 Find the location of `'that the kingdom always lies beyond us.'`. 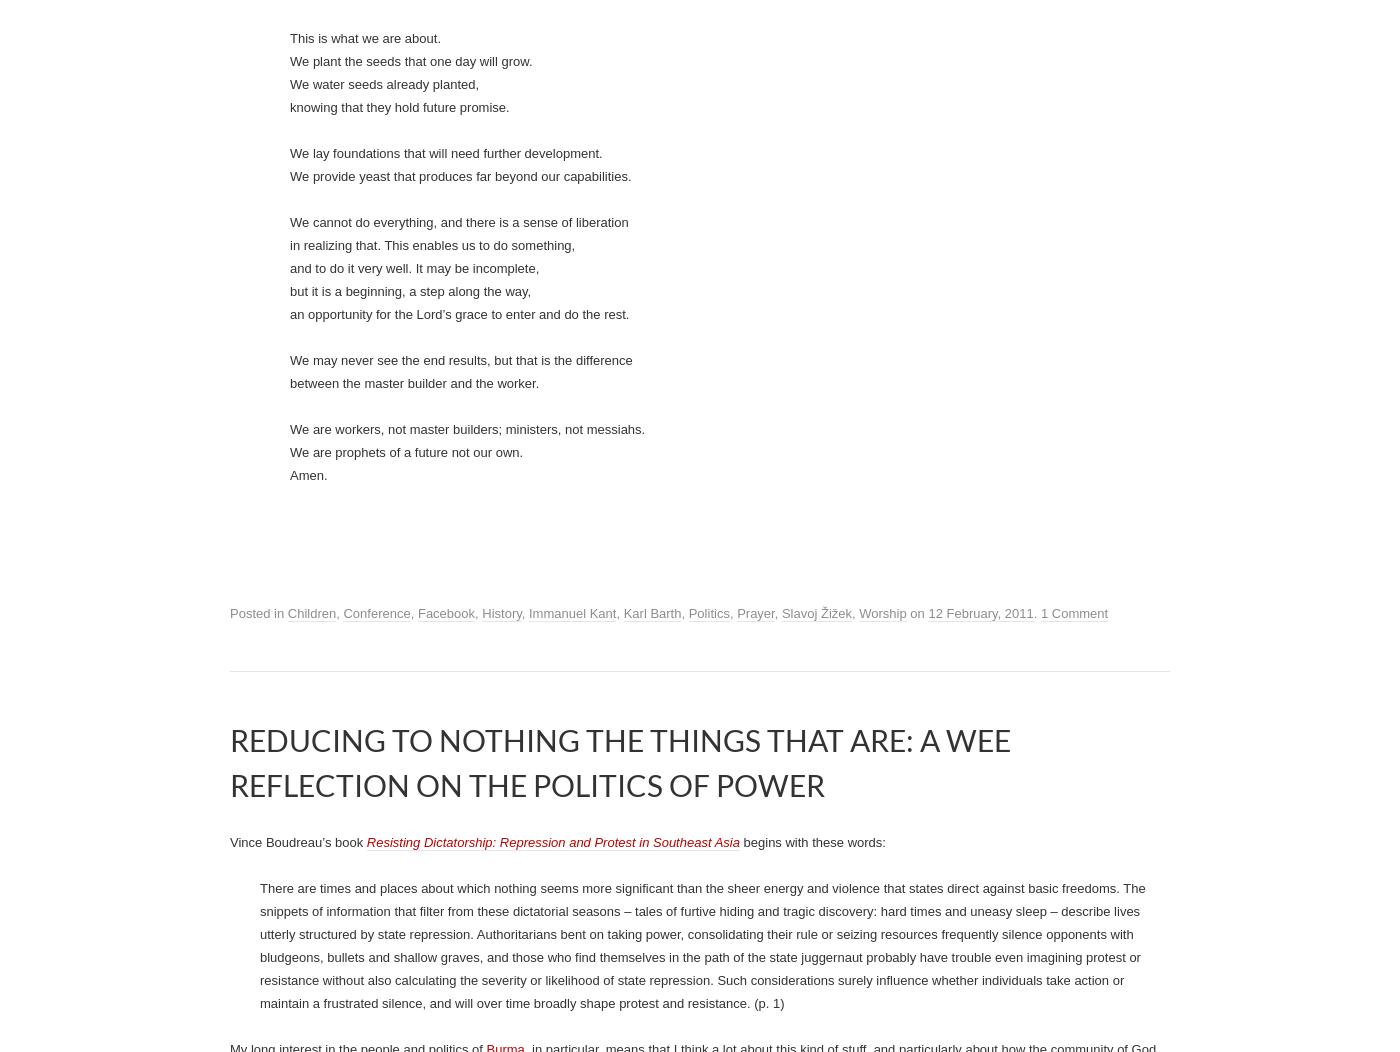

'that the kingdom always lies beyond us.' is located at coordinates (404, 621).